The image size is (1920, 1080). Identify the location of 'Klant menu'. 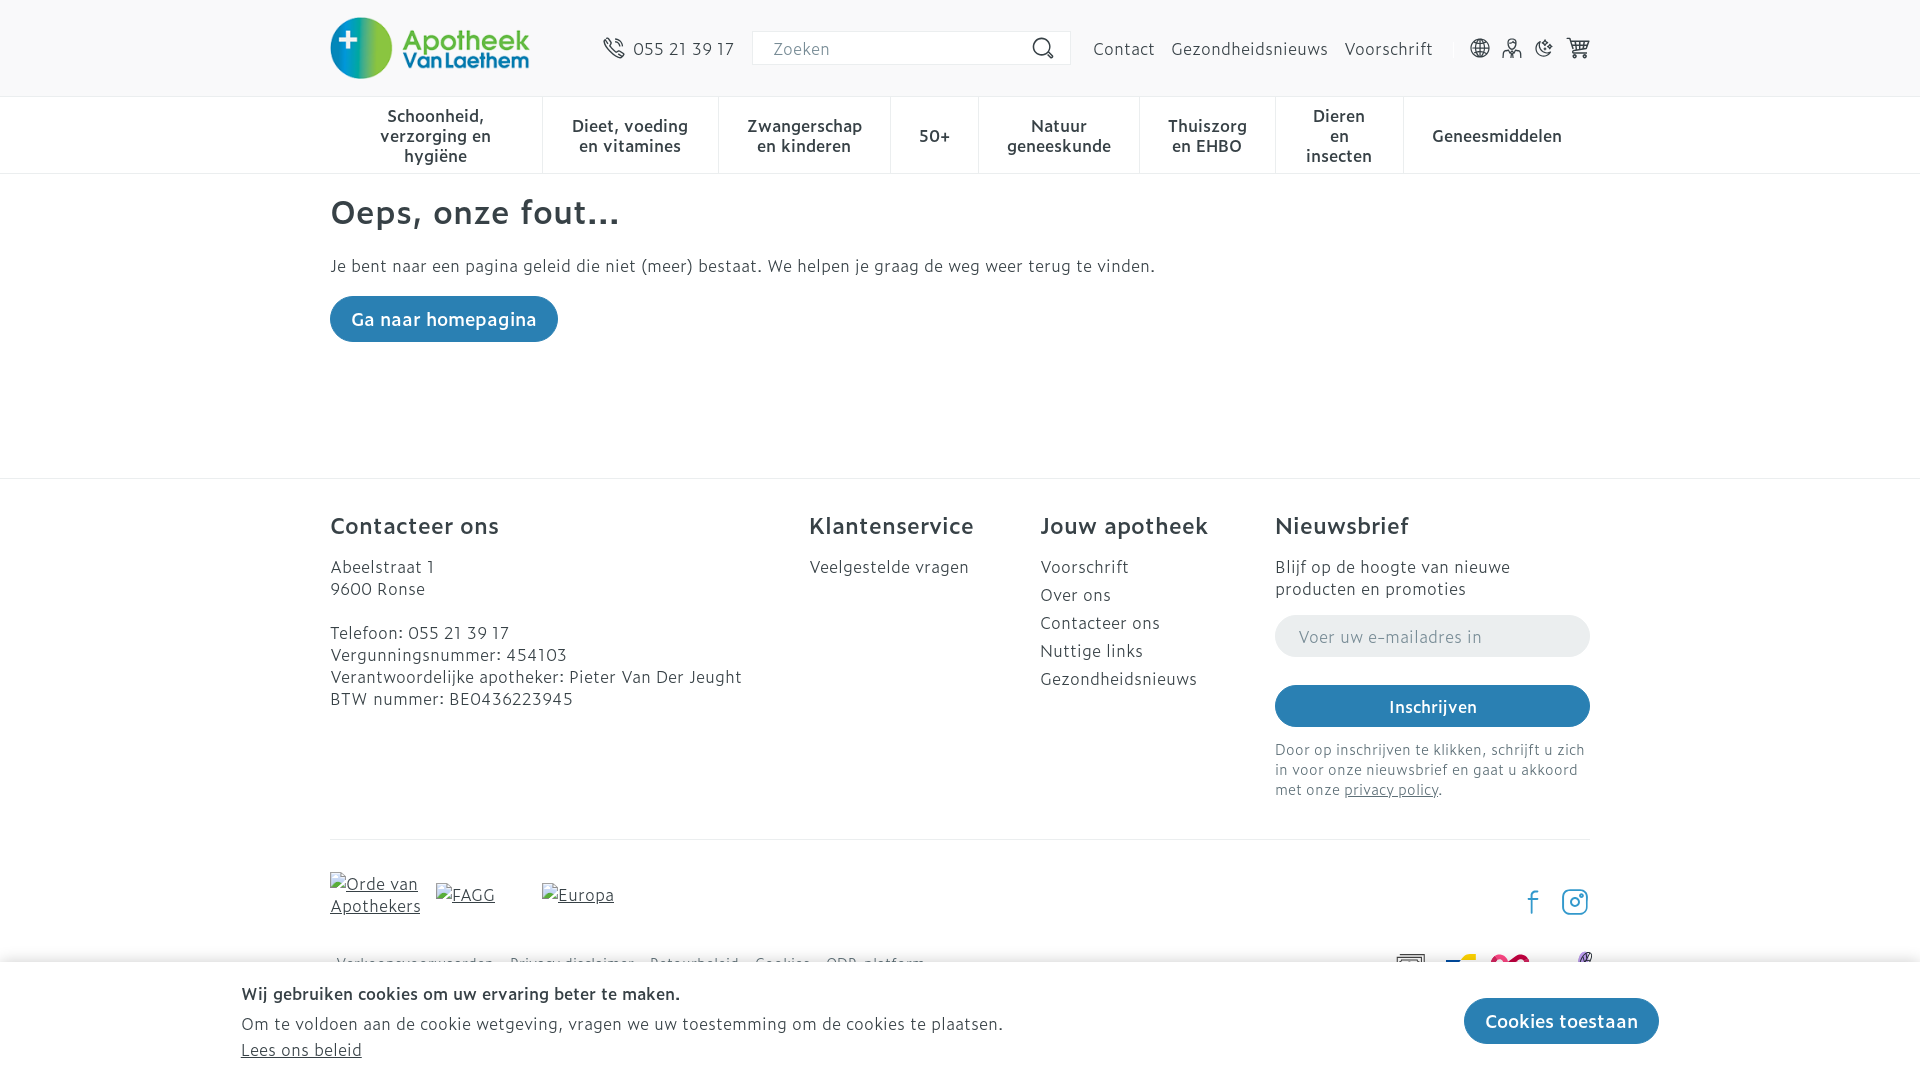
(1512, 46).